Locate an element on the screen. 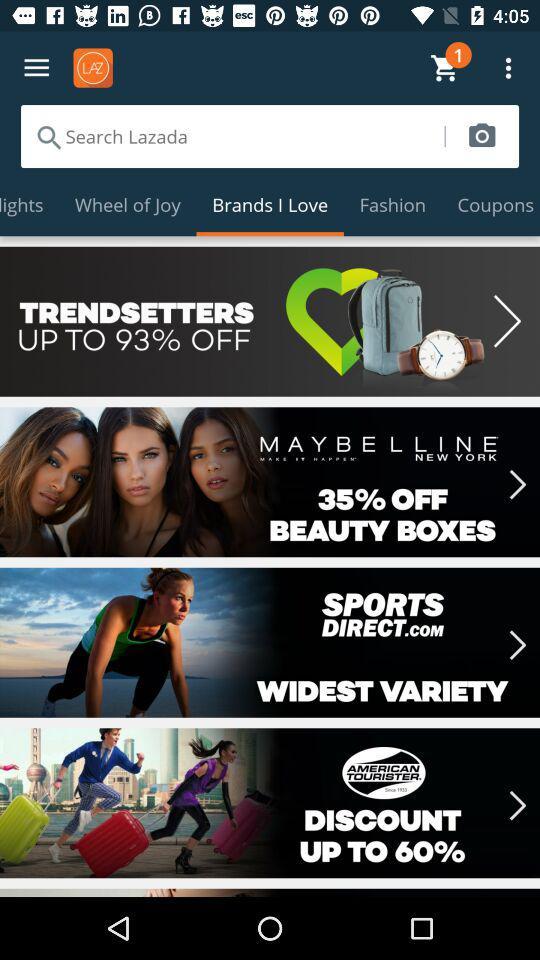 This screenshot has height=960, width=540. shortcut to brand page is located at coordinates (270, 803).